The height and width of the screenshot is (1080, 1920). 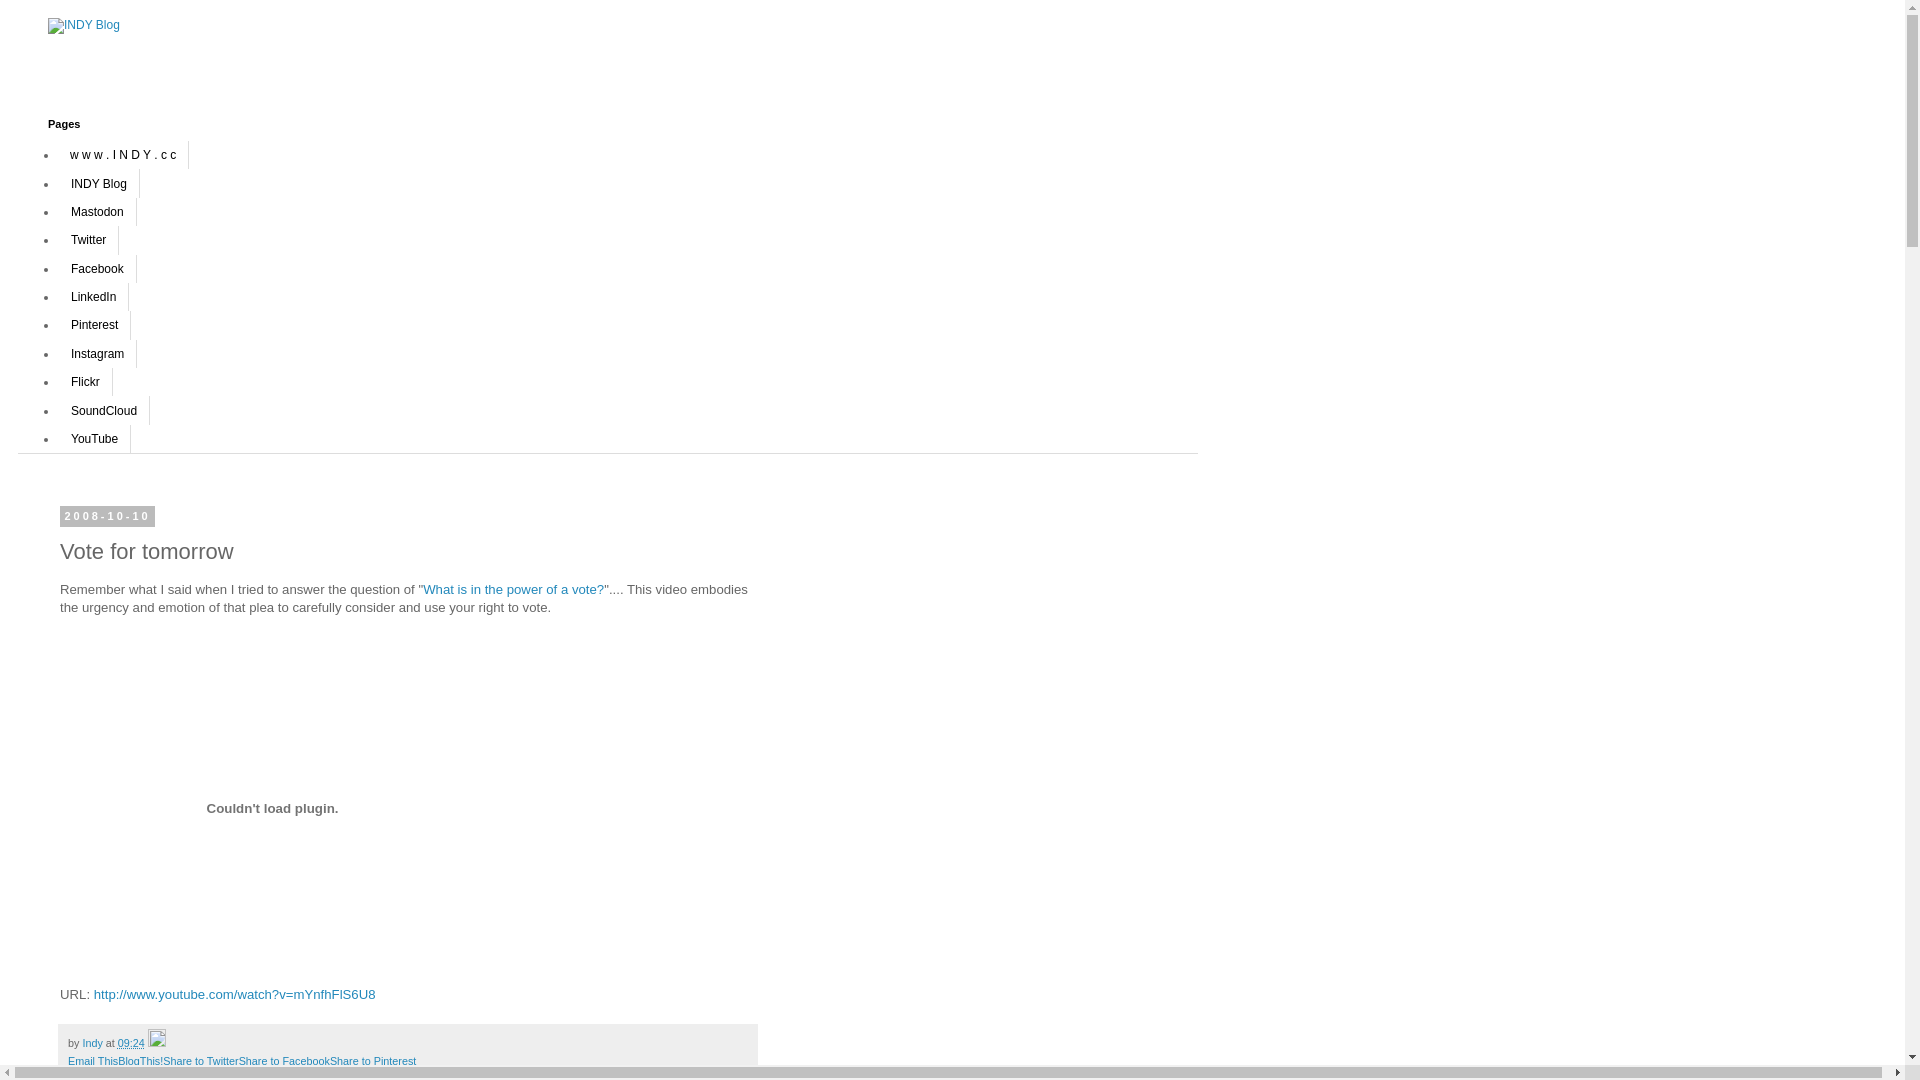 What do you see at coordinates (96, 212) in the screenshot?
I see `'Mastodon'` at bounding box center [96, 212].